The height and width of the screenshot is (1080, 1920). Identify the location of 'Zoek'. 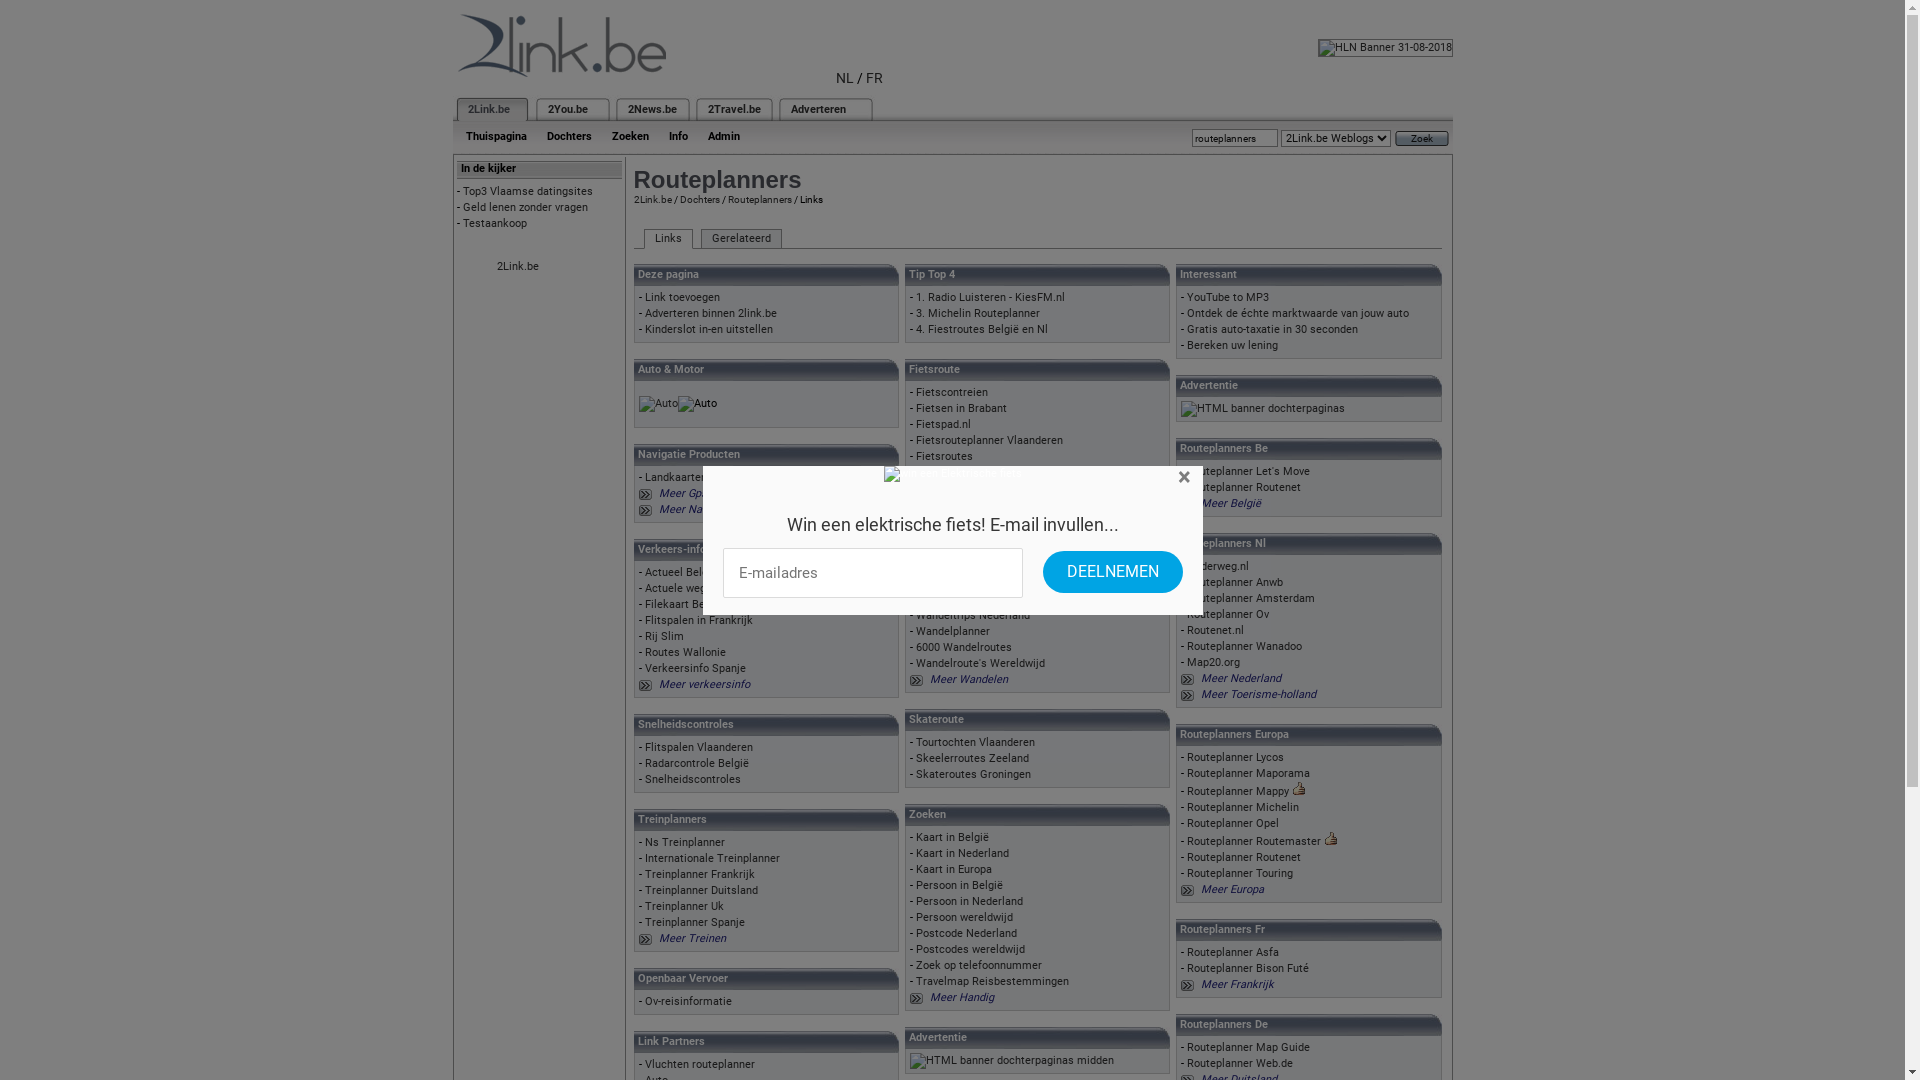
(1419, 136).